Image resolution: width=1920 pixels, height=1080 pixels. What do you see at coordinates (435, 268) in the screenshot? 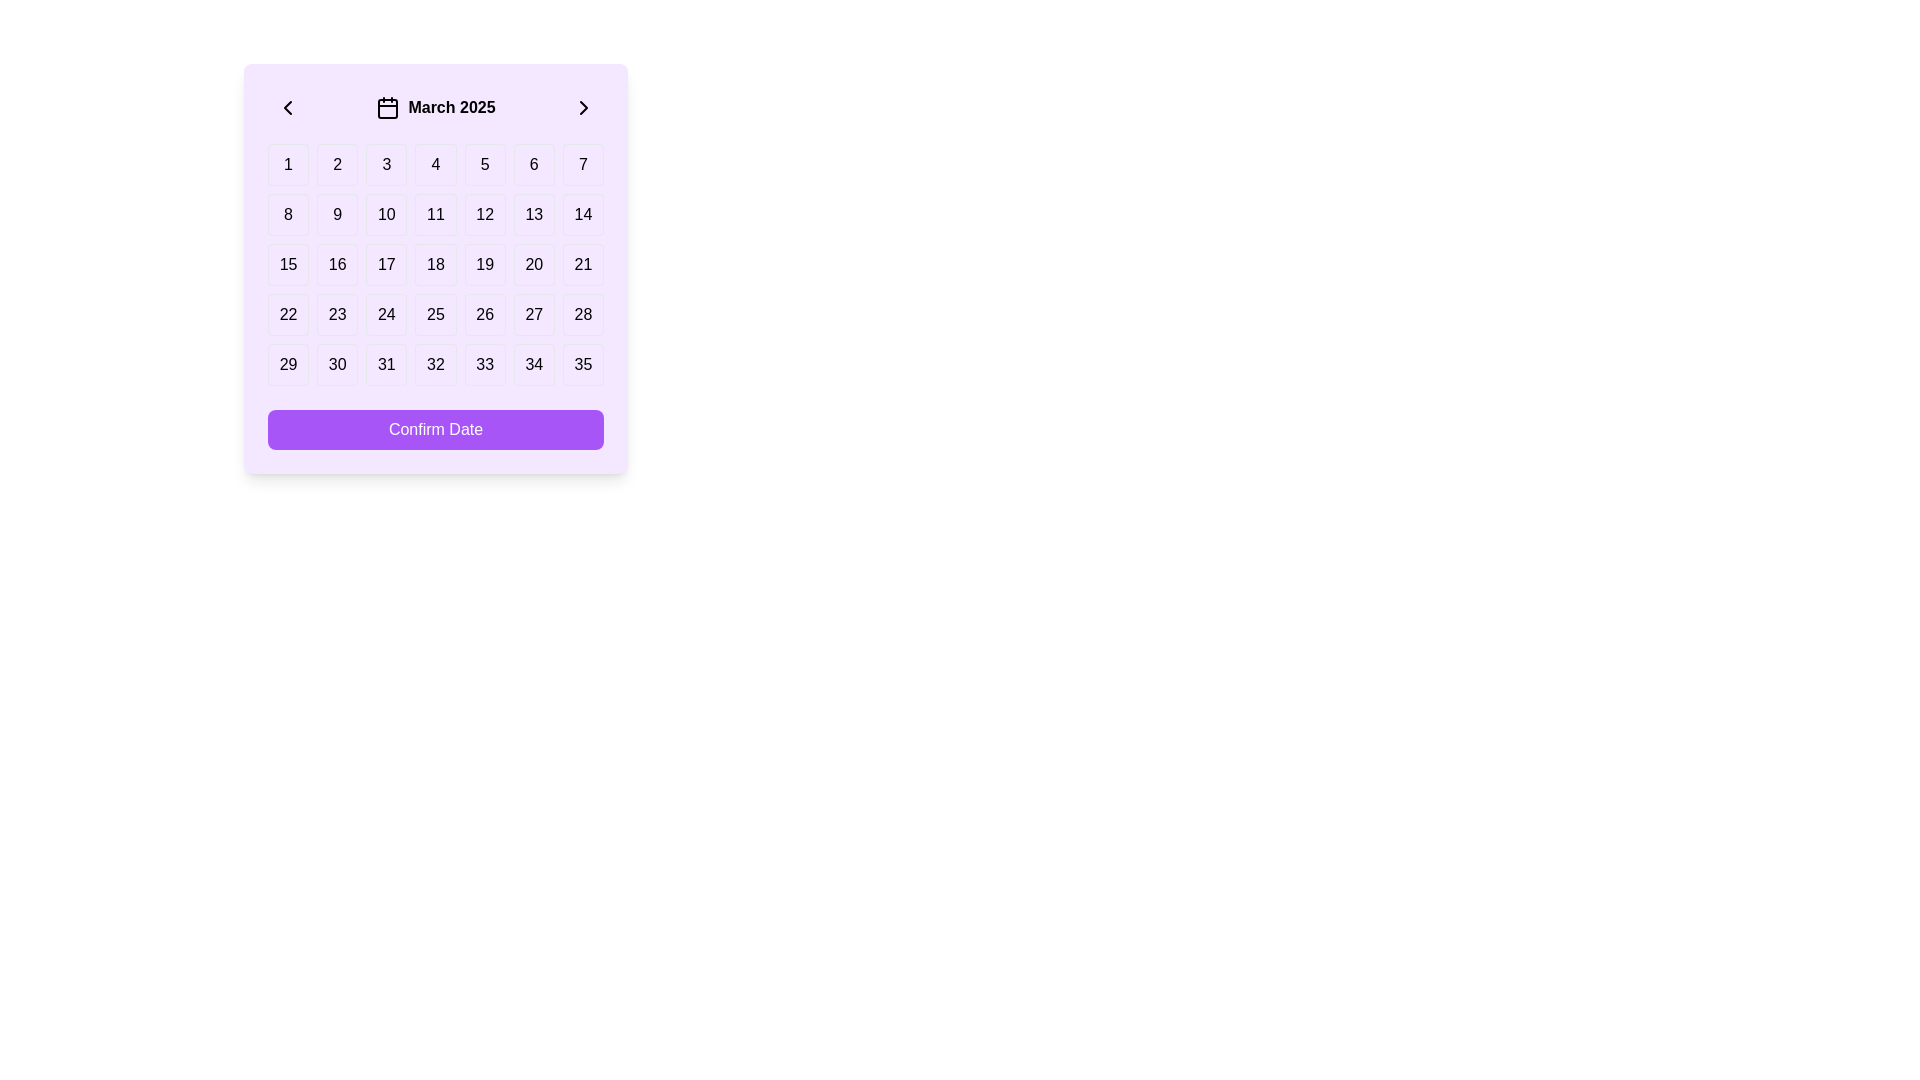
I see `the date cell within the Calendar widget for March 2025` at bounding box center [435, 268].